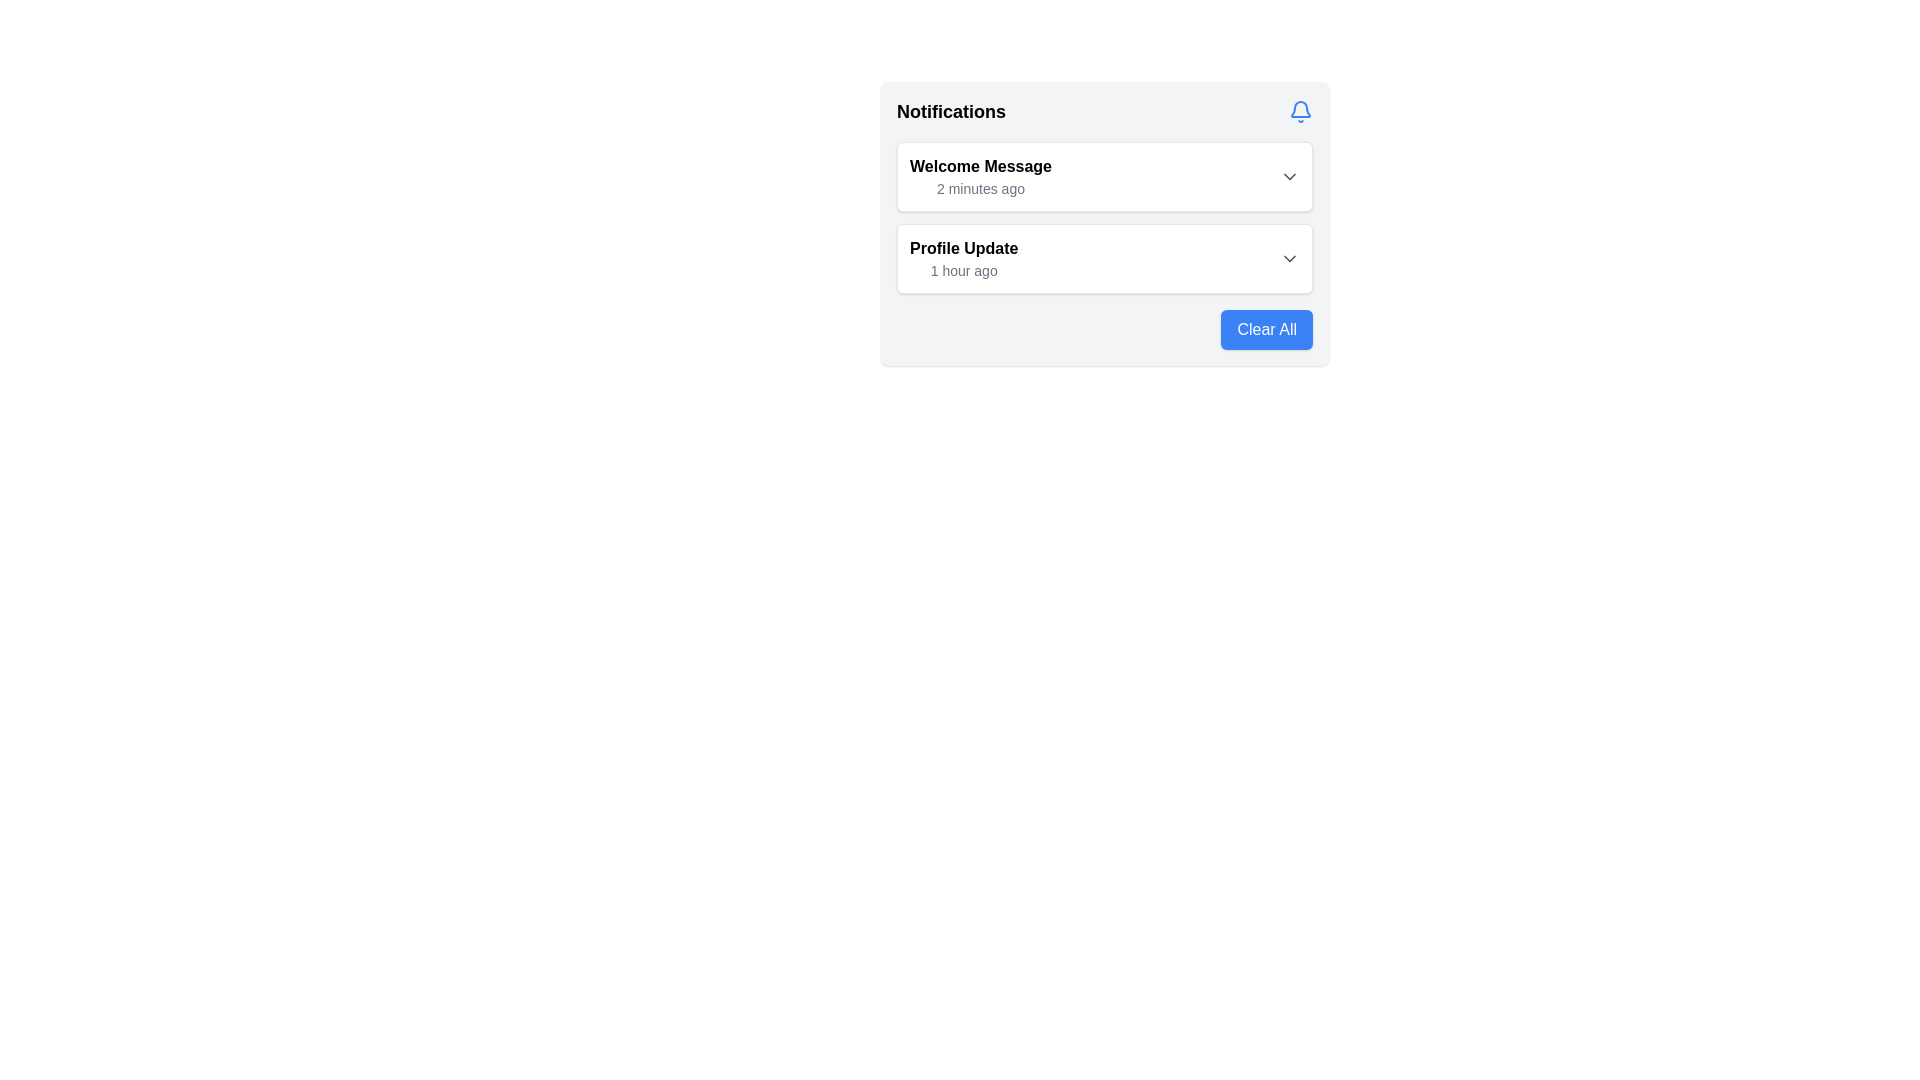  Describe the element at coordinates (964, 270) in the screenshot. I see `text label displaying '1 hour ago' which is located beneath the 'Profile Update' title in a small, gray font` at that location.